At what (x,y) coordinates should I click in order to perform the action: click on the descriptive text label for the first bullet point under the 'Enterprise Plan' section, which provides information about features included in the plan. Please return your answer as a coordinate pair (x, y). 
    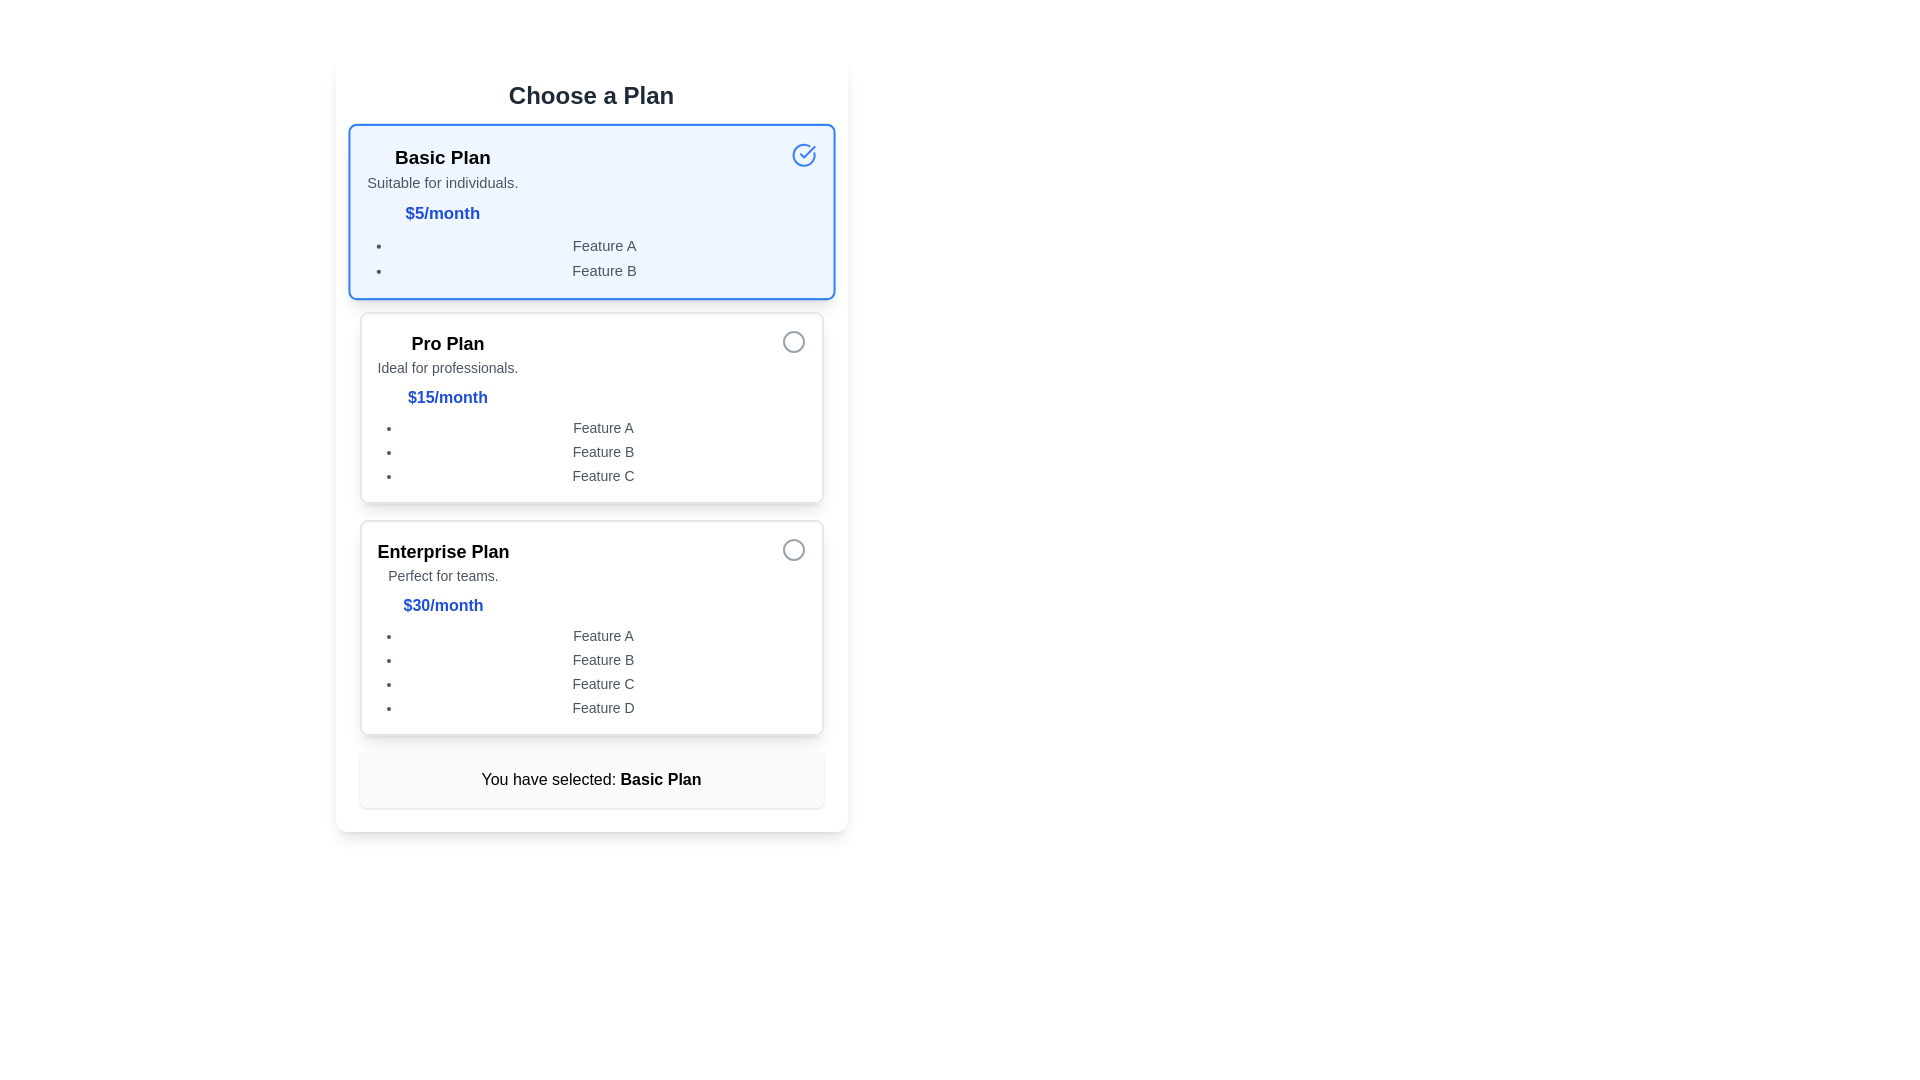
    Looking at the image, I should click on (602, 636).